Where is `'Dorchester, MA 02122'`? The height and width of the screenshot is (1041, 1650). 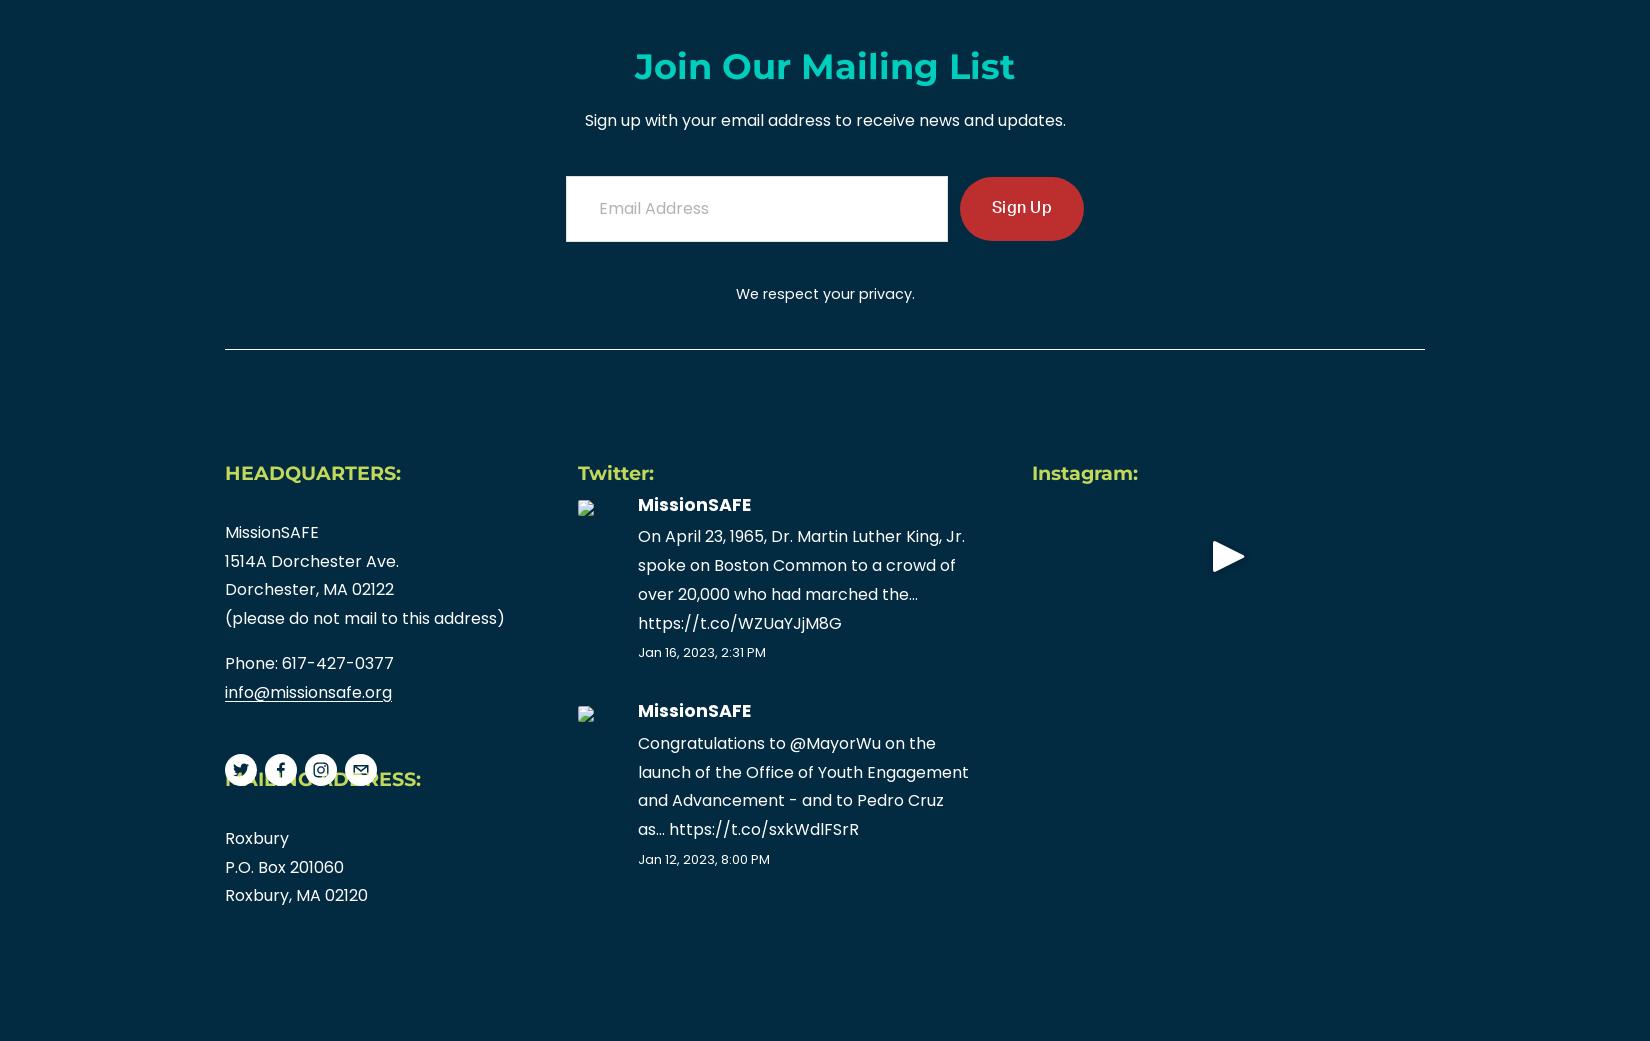 'Dorchester, MA 02122' is located at coordinates (311, 589).